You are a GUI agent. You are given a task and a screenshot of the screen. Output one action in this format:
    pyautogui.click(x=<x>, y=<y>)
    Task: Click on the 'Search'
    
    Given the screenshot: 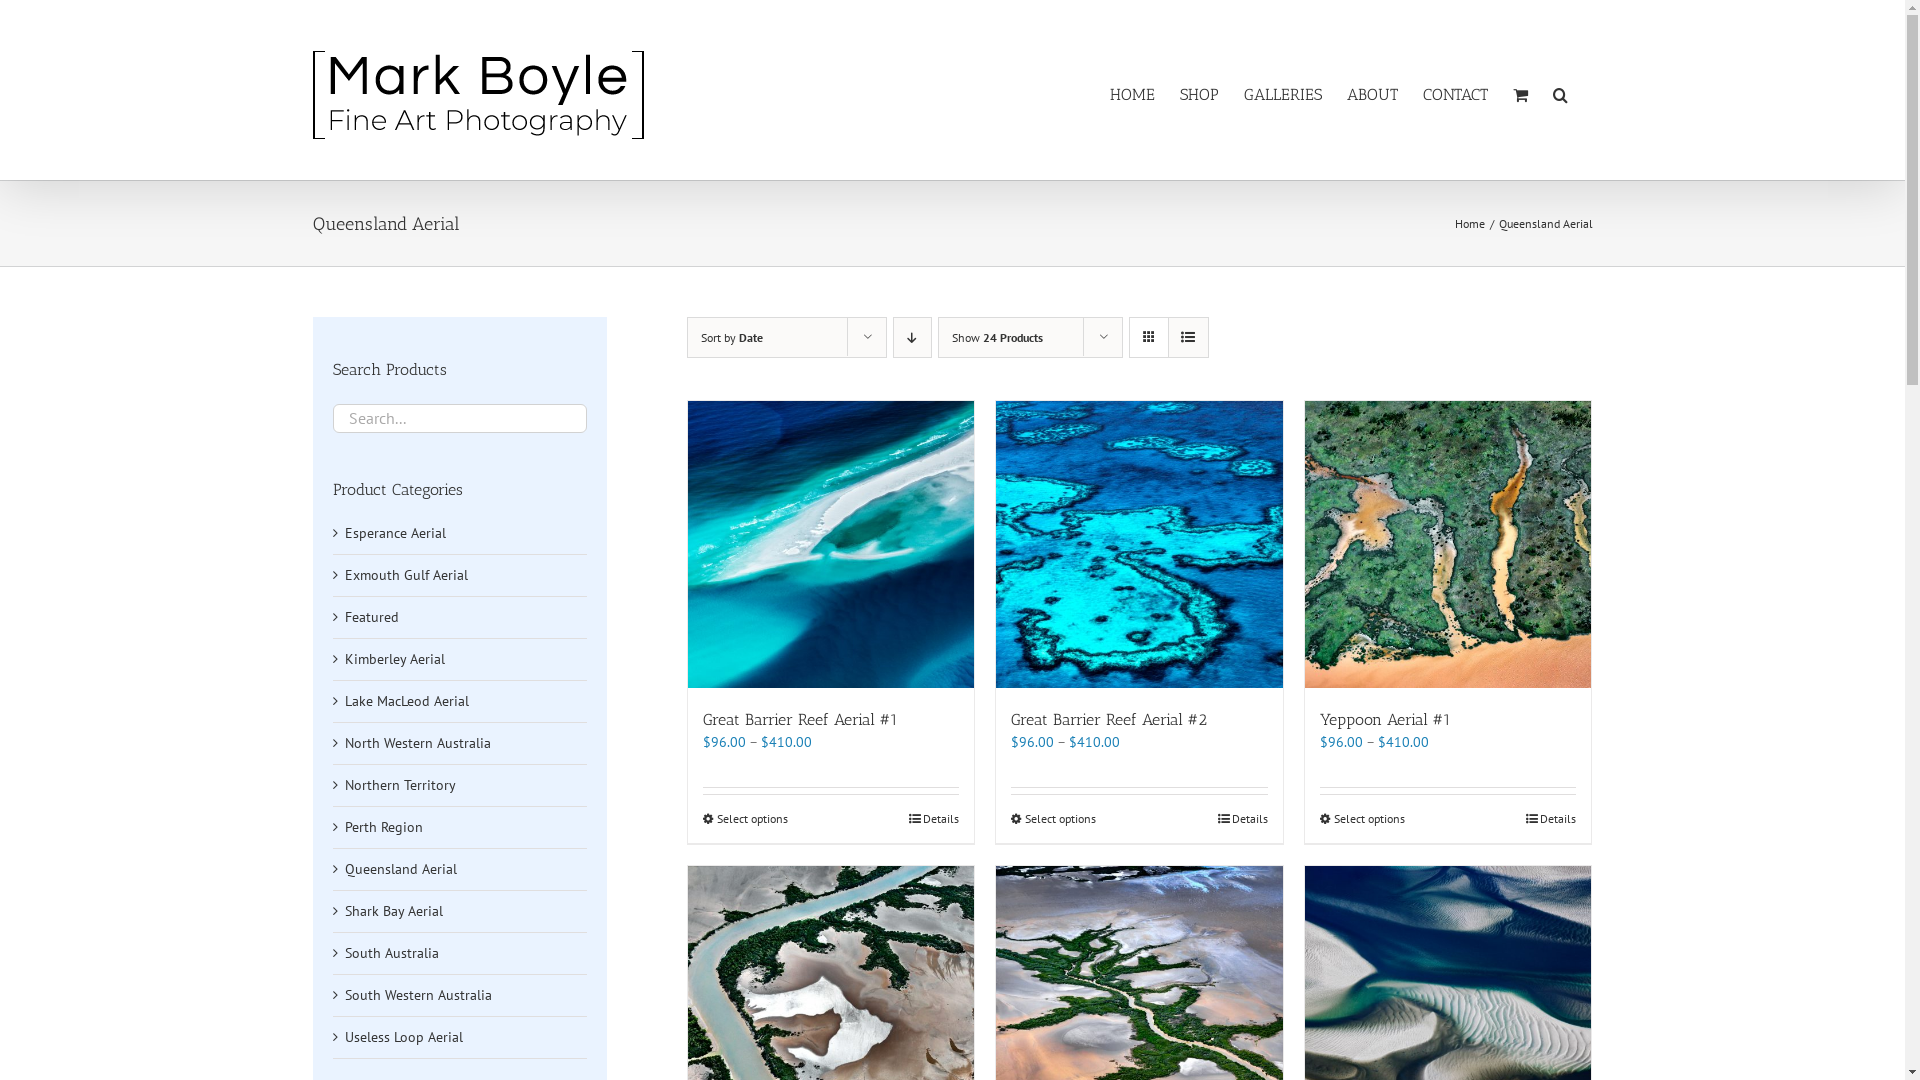 What is the action you would take?
    pyautogui.click(x=1558, y=95)
    